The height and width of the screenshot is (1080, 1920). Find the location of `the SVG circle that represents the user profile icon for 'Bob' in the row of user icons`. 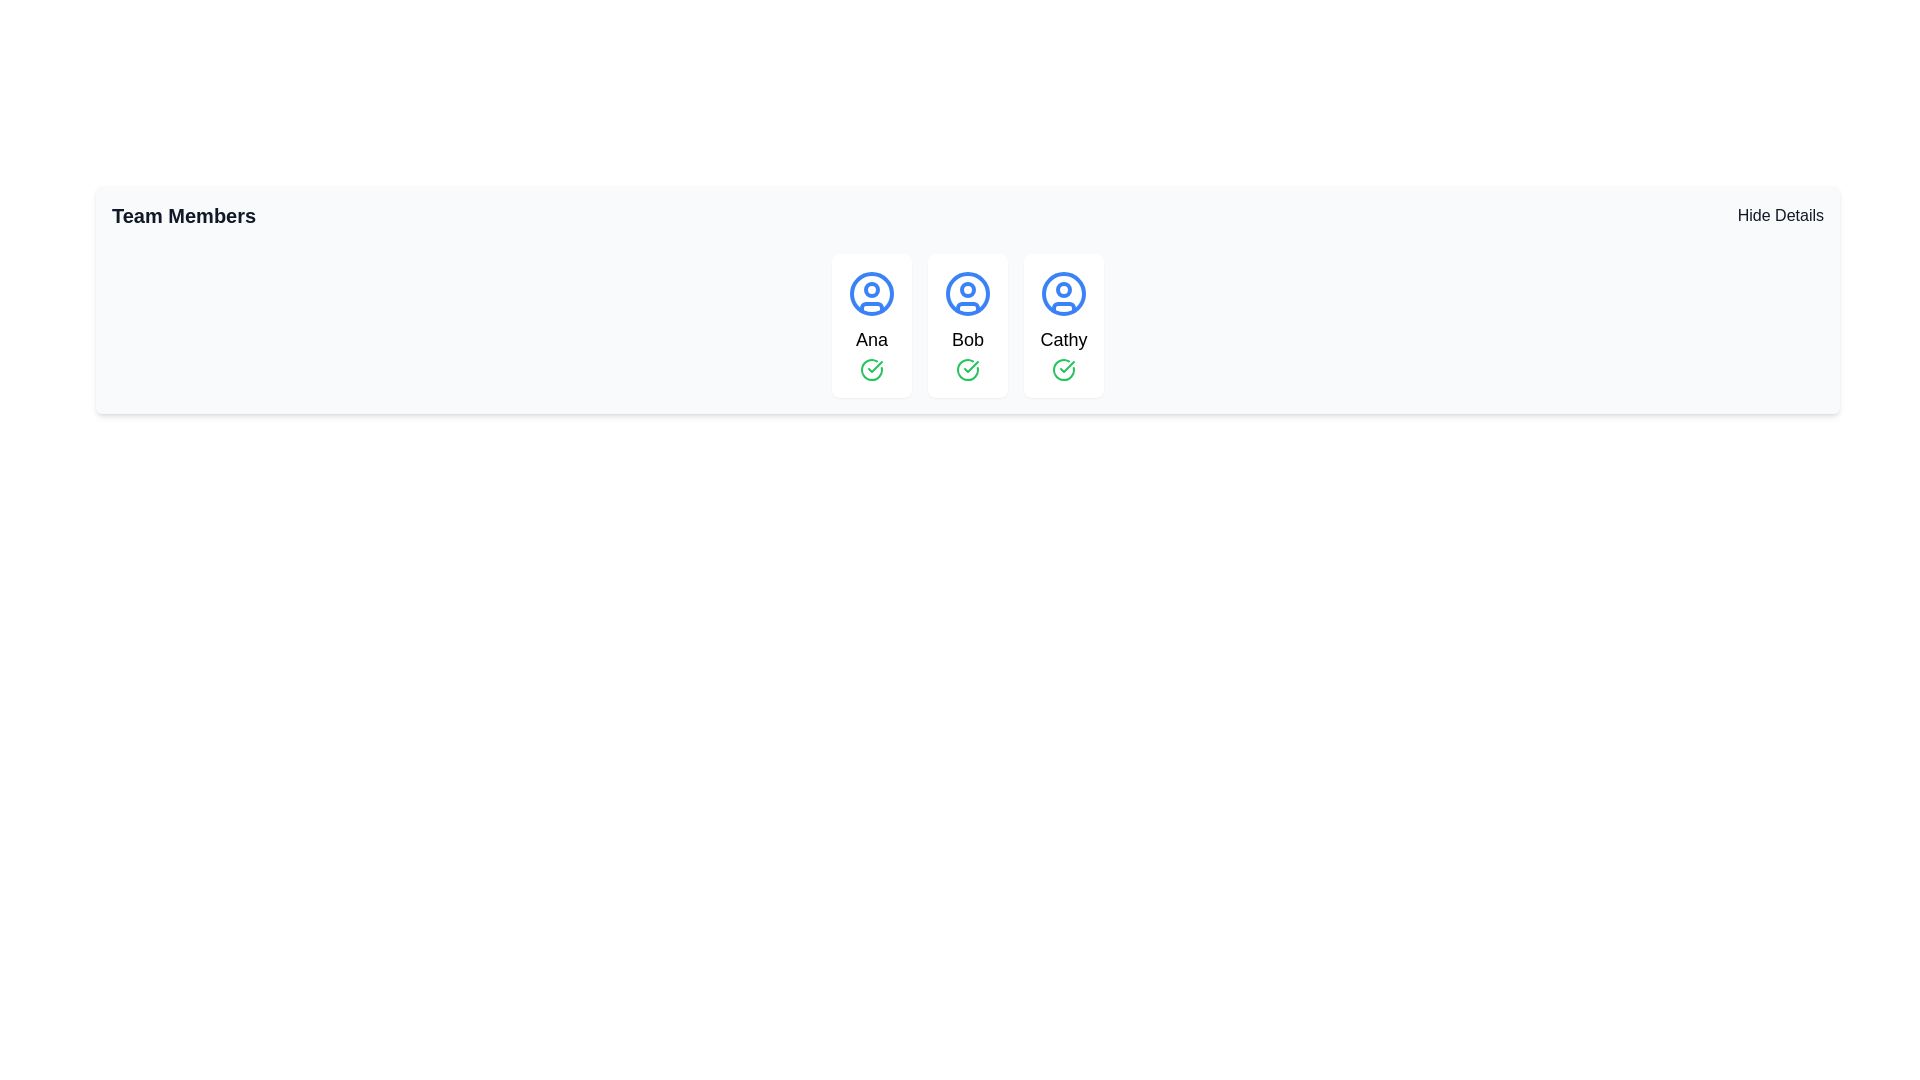

the SVG circle that represents the user profile icon for 'Bob' in the row of user icons is located at coordinates (968, 293).